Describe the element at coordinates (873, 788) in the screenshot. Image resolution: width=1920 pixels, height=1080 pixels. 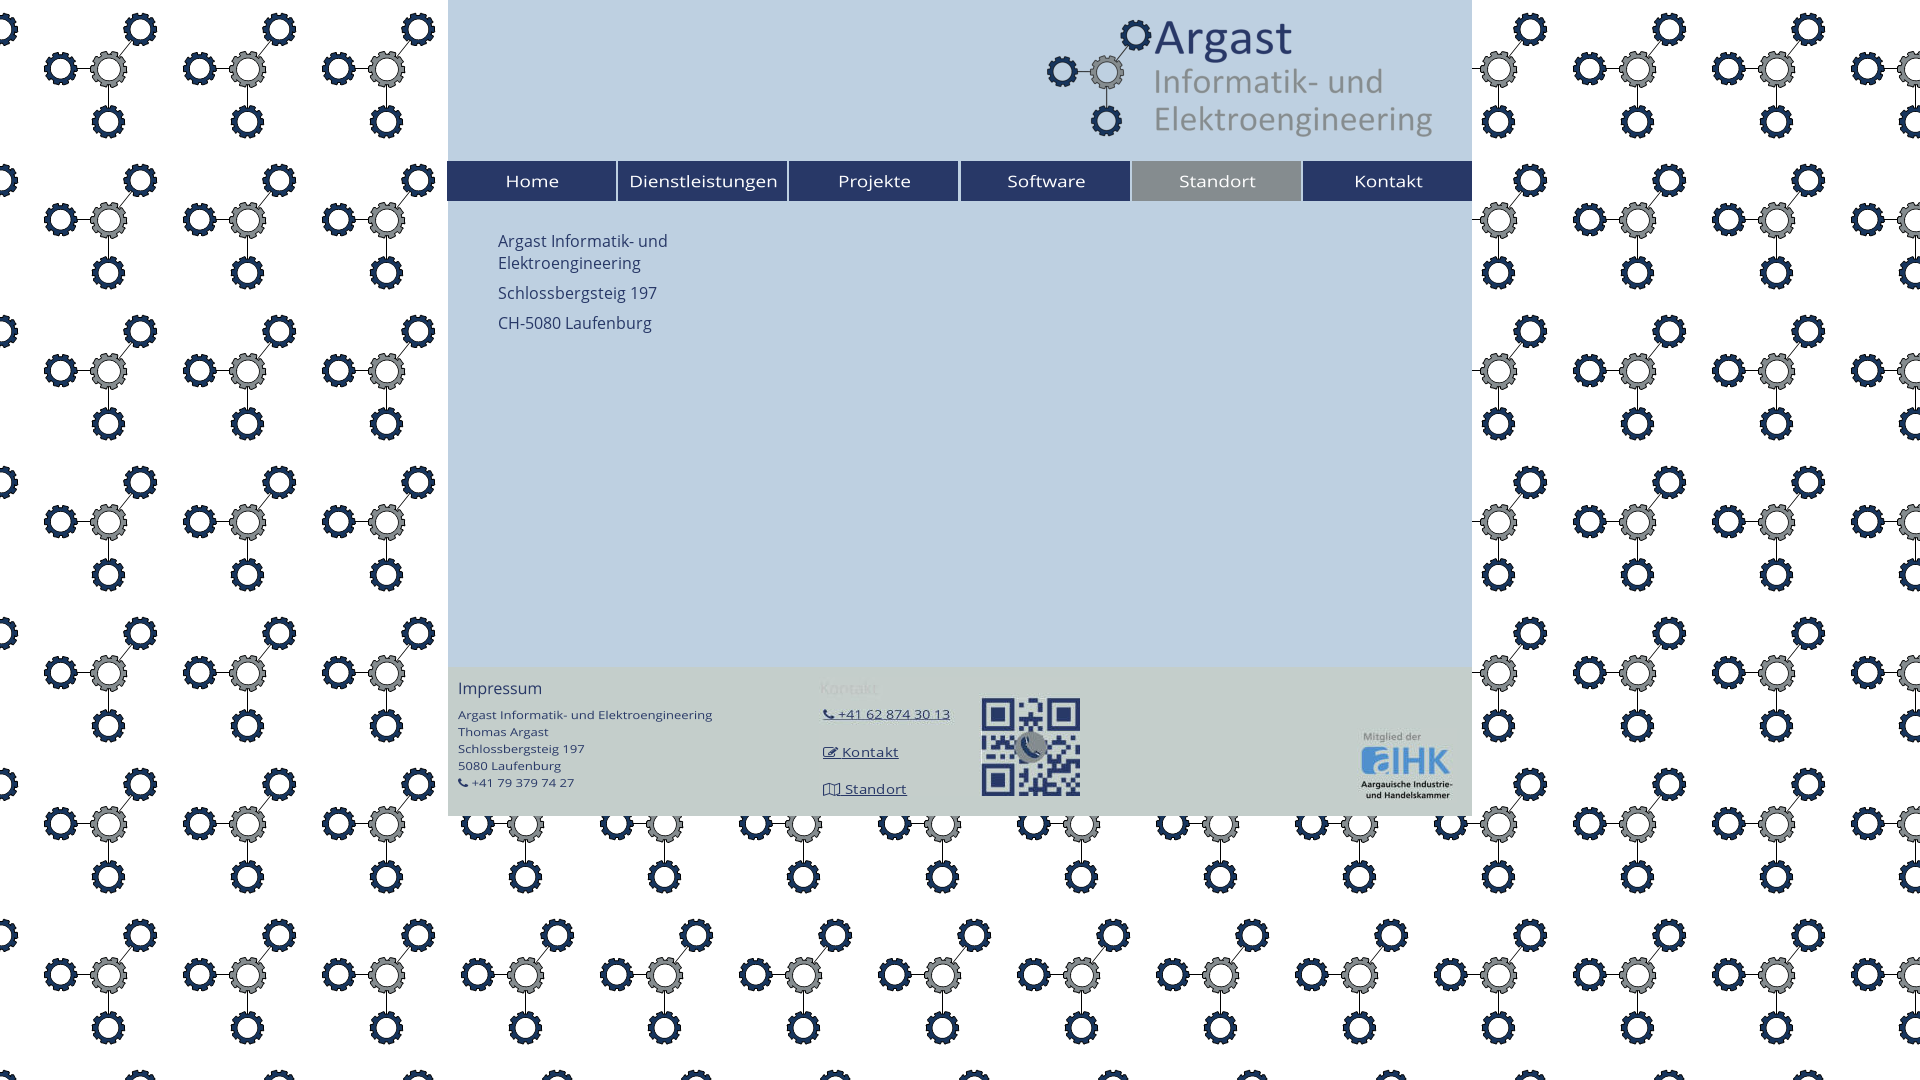
I see `' Standort'` at that location.